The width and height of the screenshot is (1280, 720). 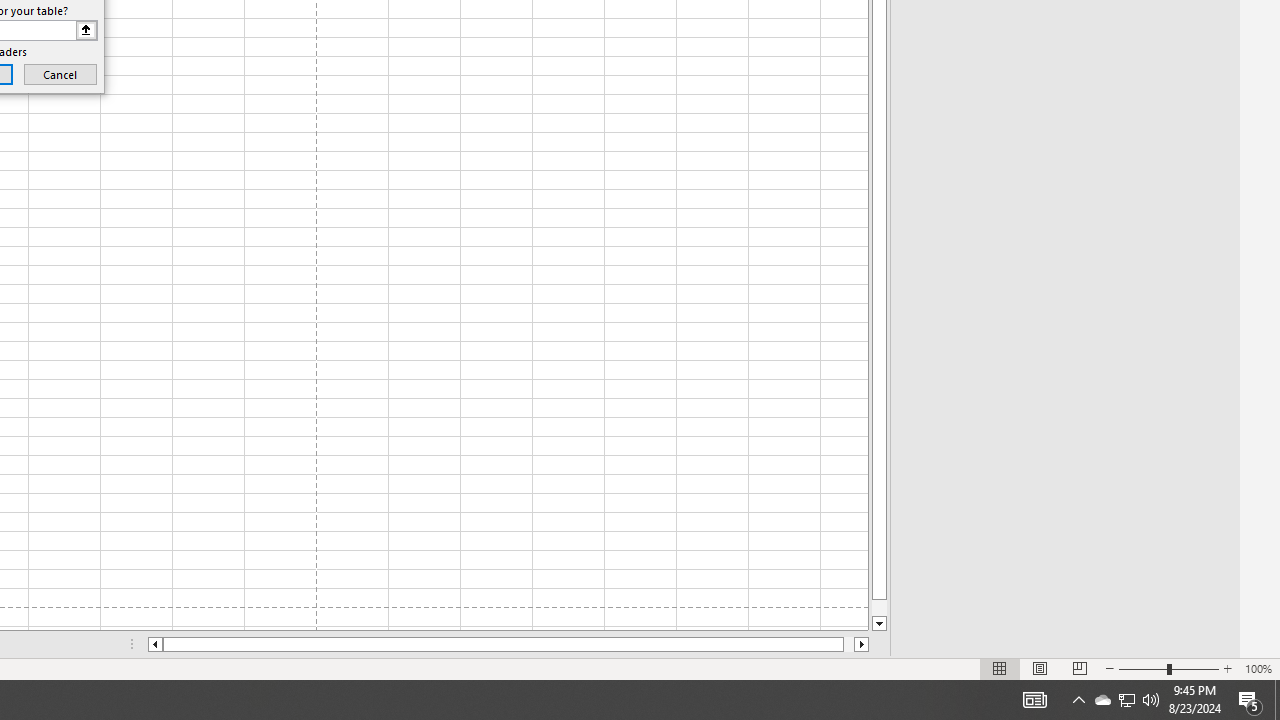 What do you see at coordinates (848, 644) in the screenshot?
I see `'Page right'` at bounding box center [848, 644].